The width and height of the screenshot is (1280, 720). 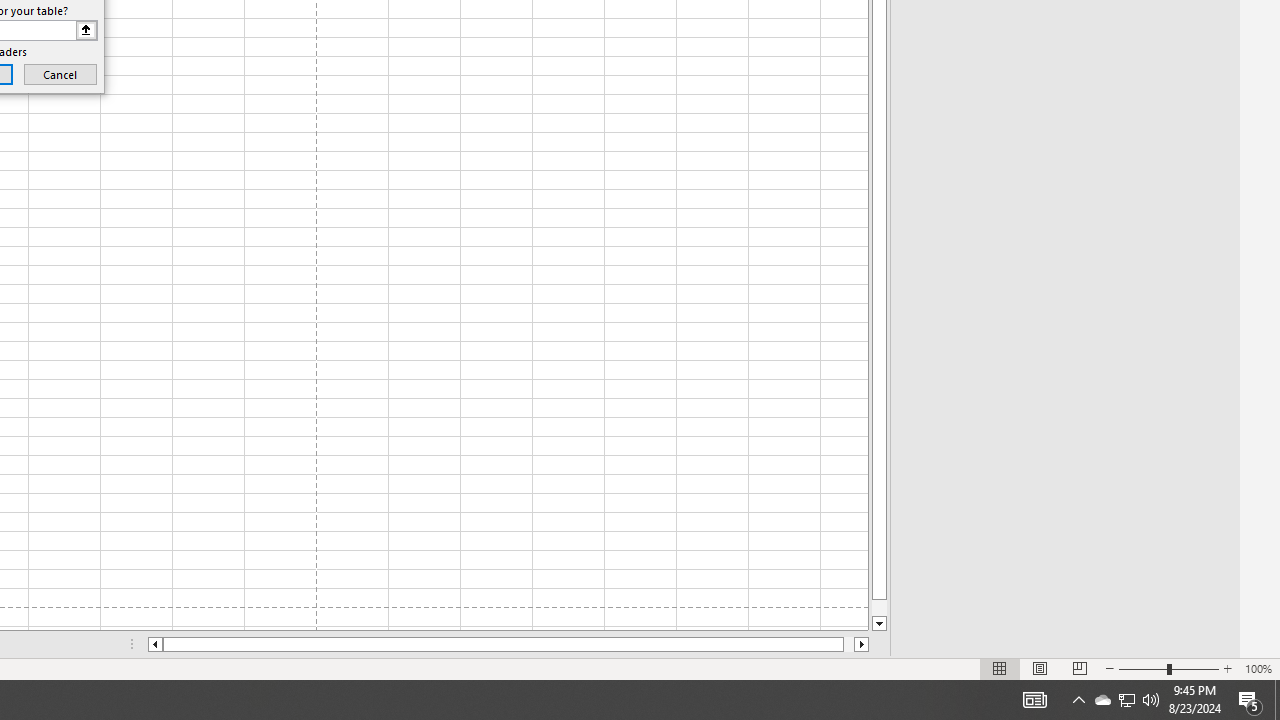 What do you see at coordinates (848, 644) in the screenshot?
I see `'Page right'` at bounding box center [848, 644].